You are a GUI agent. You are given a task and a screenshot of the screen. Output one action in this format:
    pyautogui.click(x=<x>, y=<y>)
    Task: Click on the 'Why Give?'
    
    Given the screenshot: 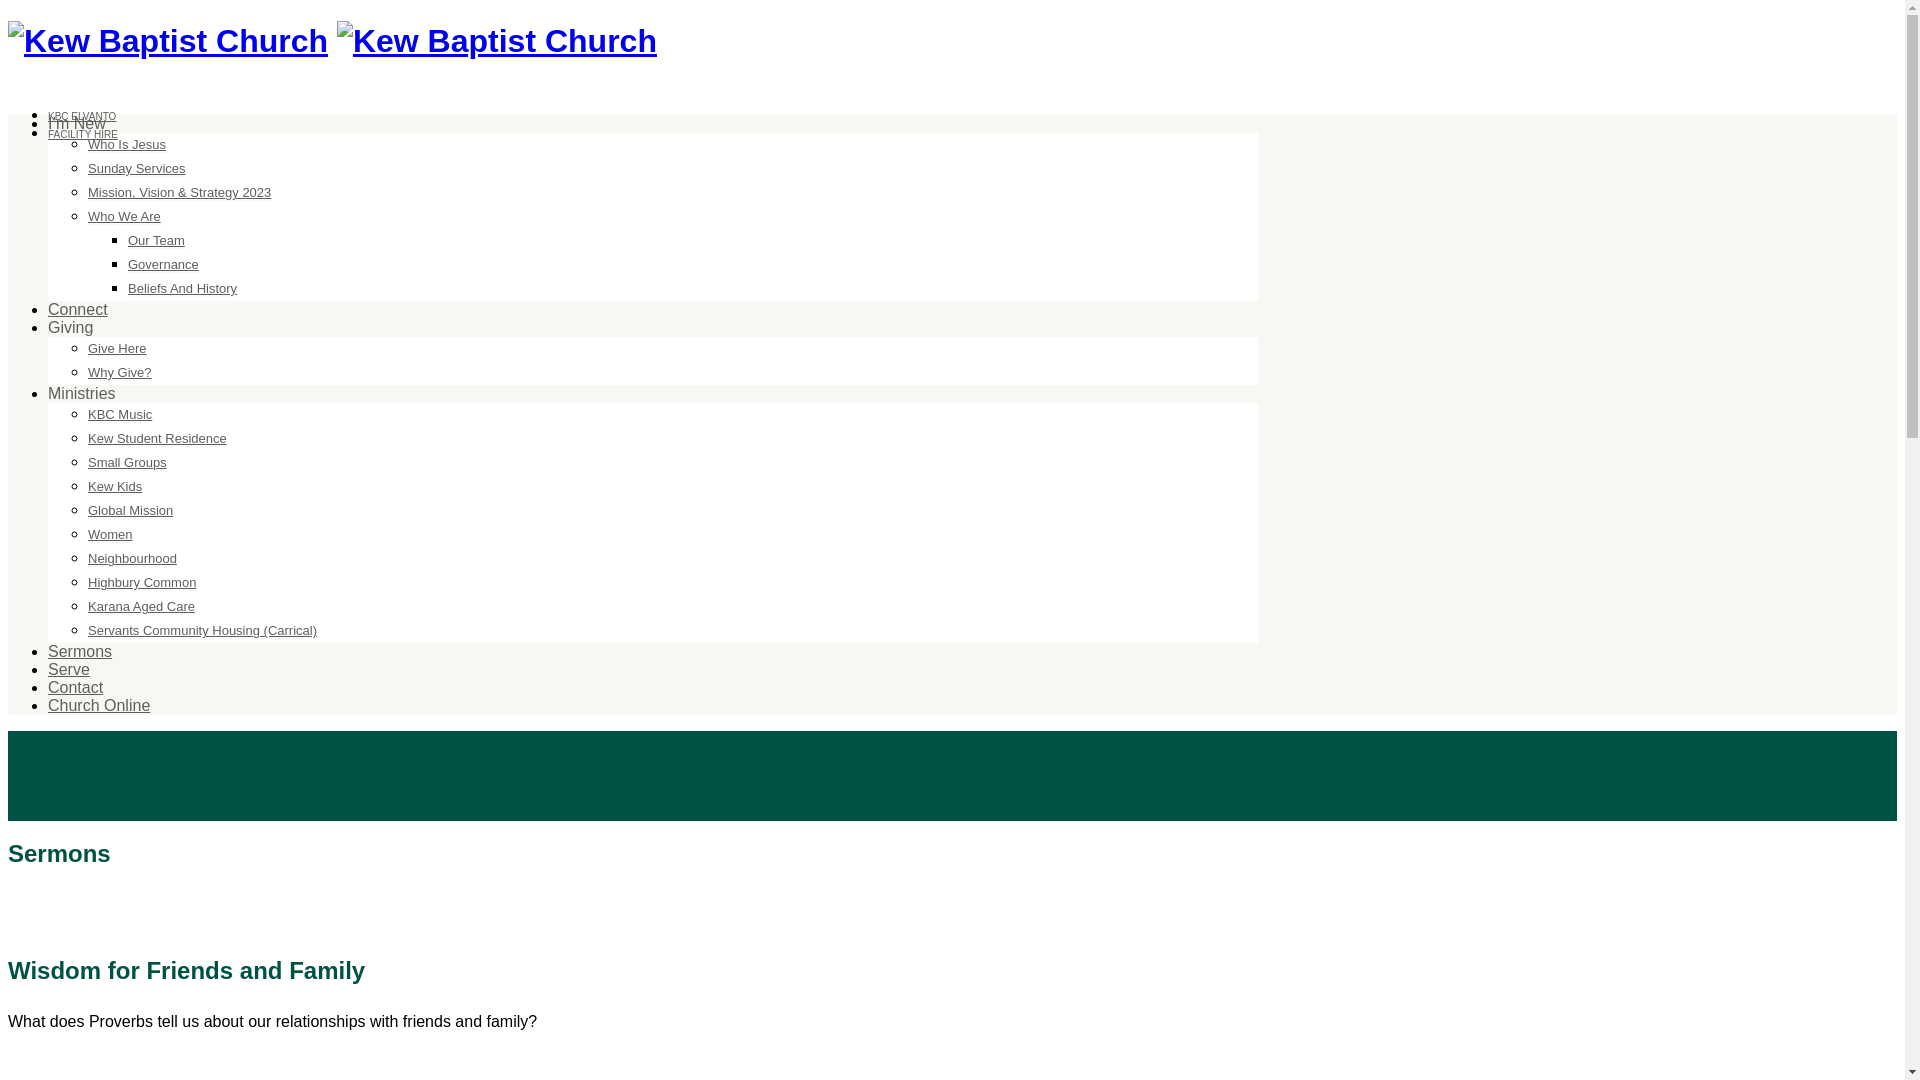 What is the action you would take?
    pyautogui.click(x=86, y=373)
    